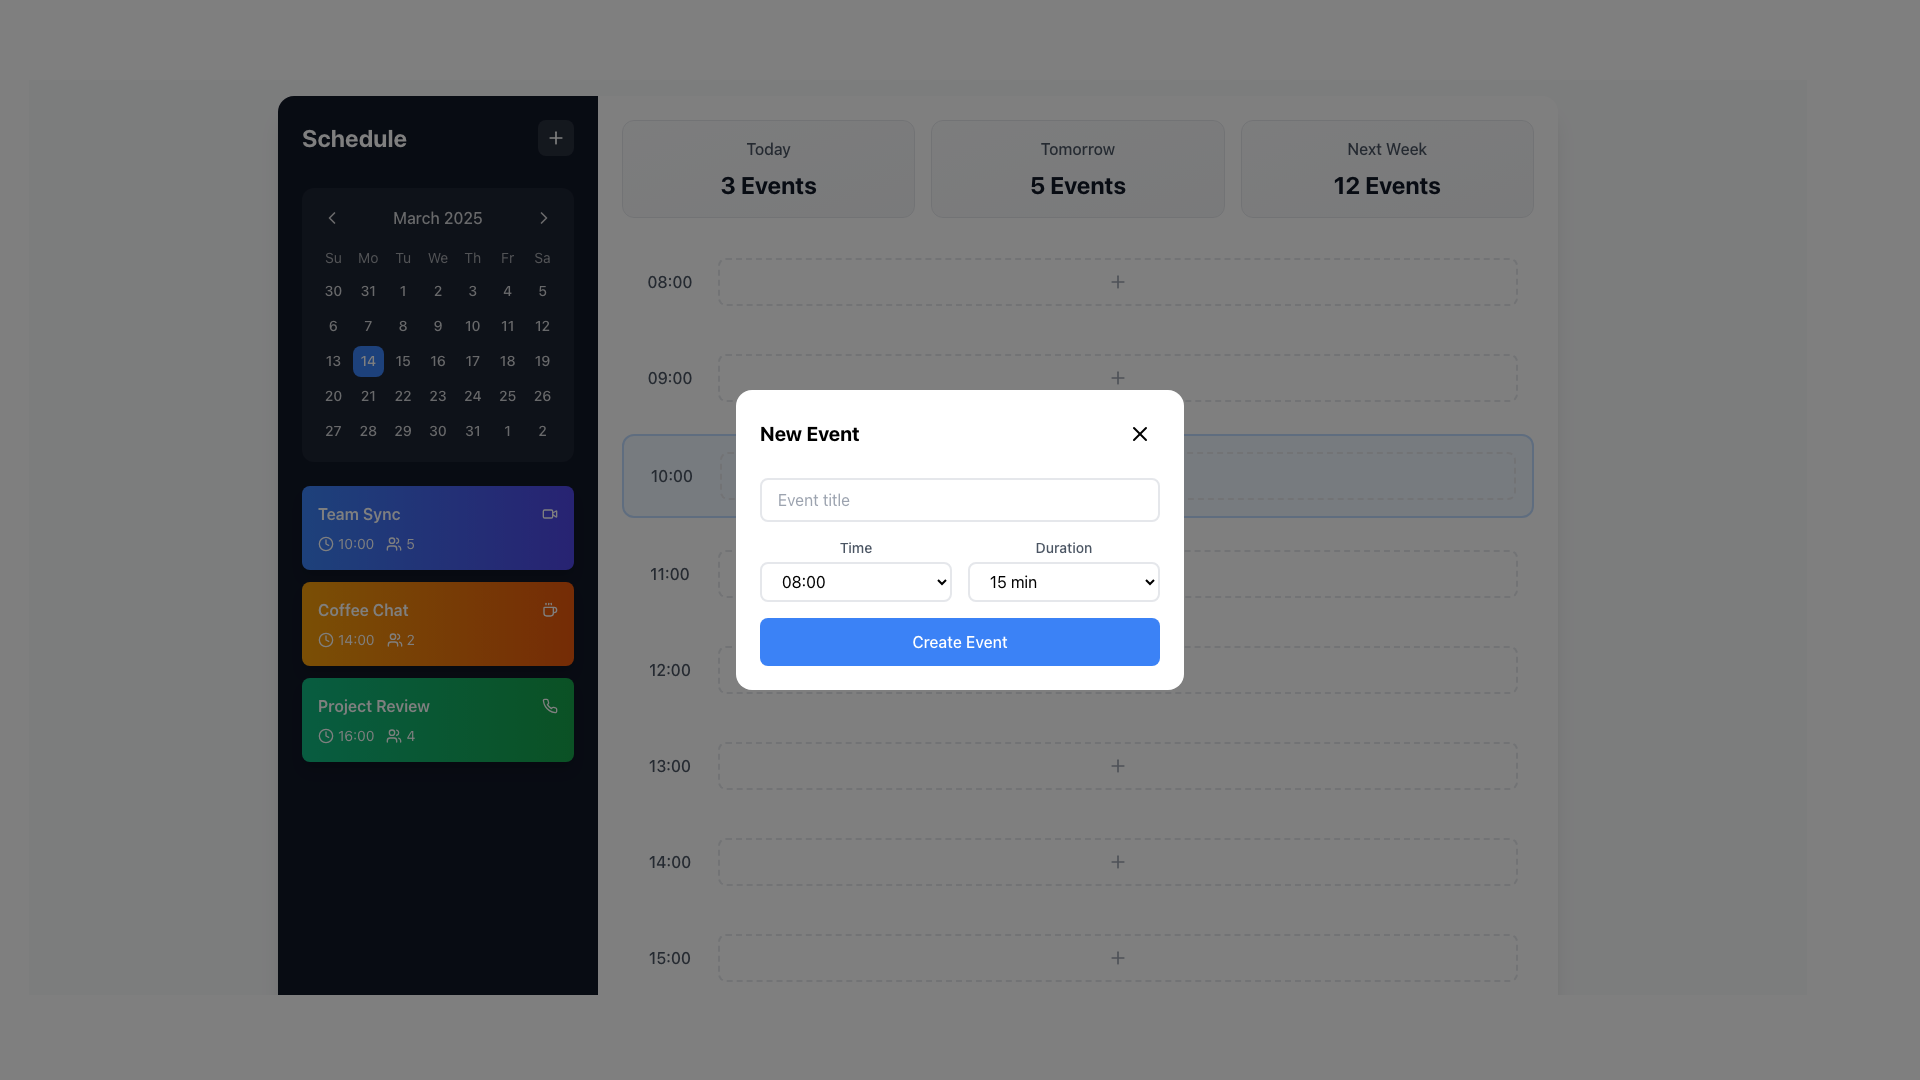 Image resolution: width=1920 pixels, height=1080 pixels. What do you see at coordinates (436, 543) in the screenshot?
I see `the informational display component located at the bottom-center area of the 'Team Sync' schedule card, which provides details about the time, participants, and event indicators` at bounding box center [436, 543].